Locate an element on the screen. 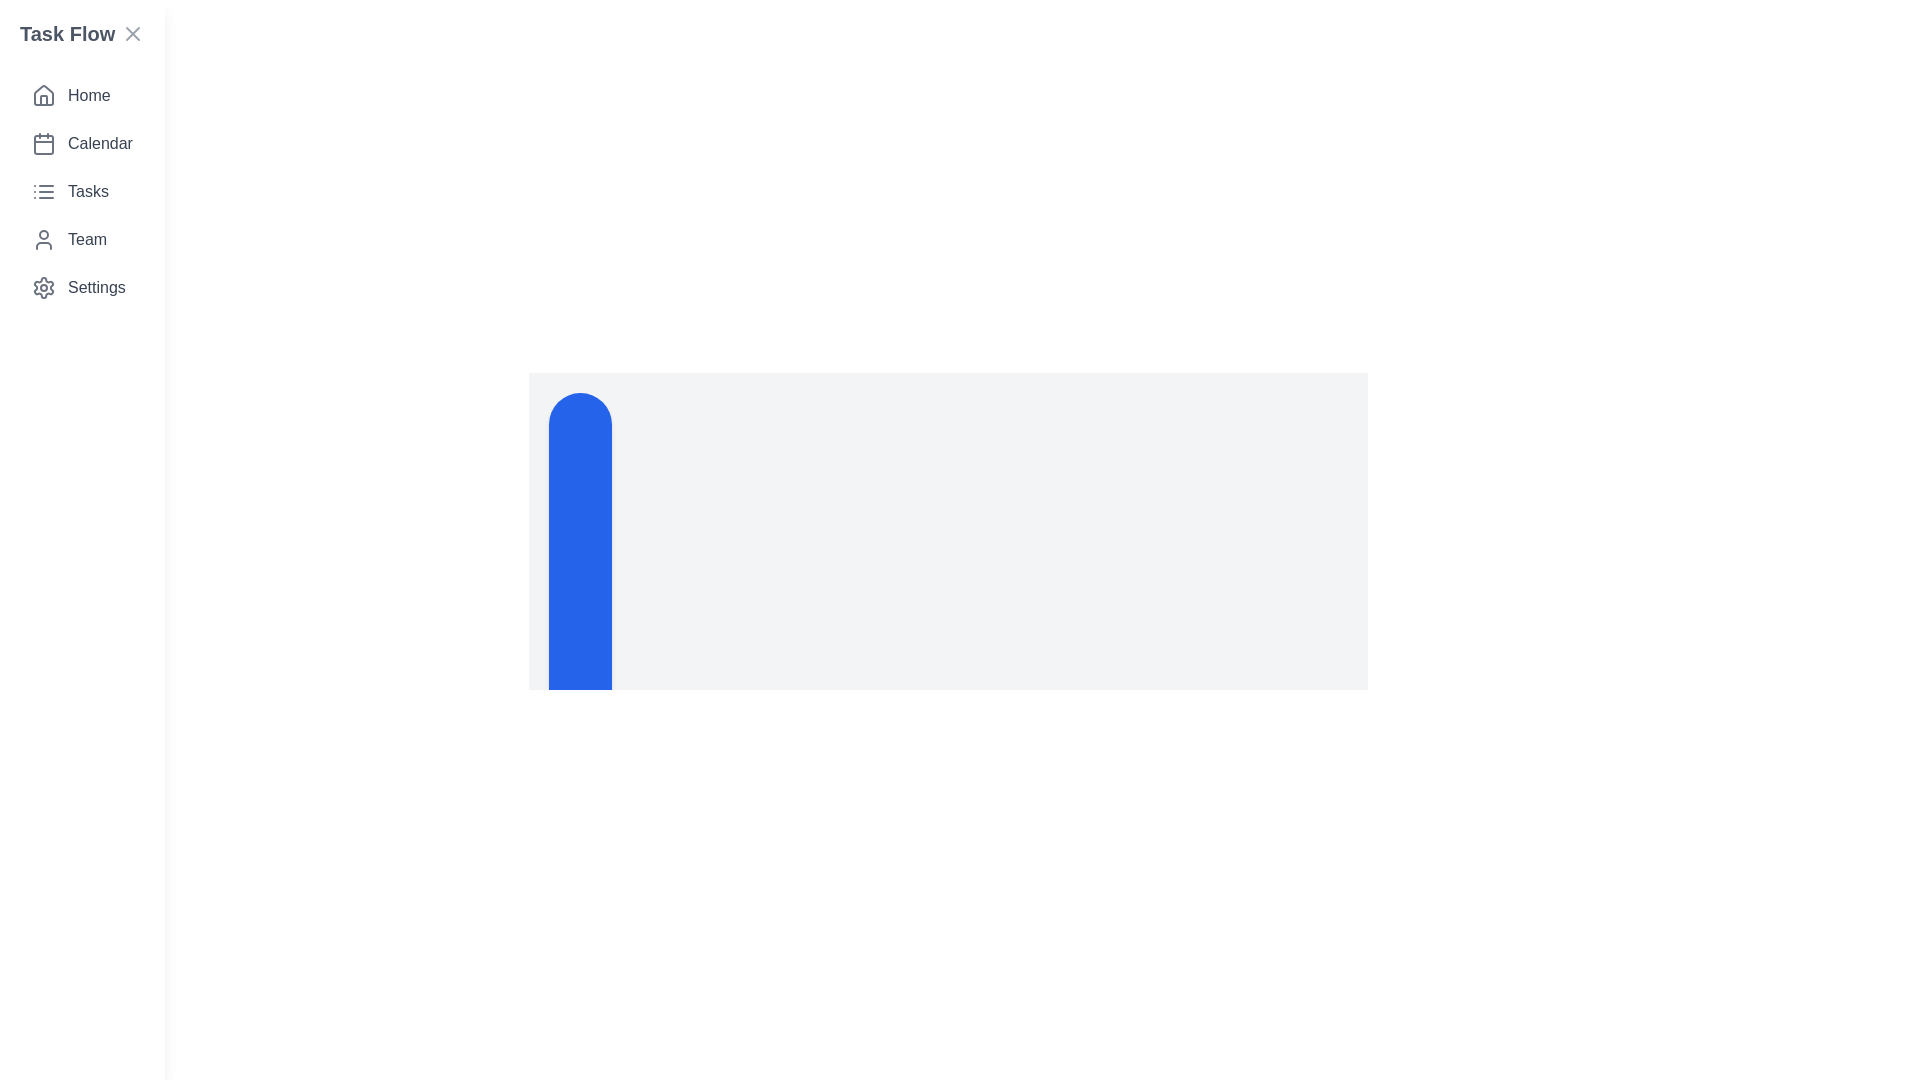 The image size is (1920, 1080). the menu item corresponding to Home to navigate to that section is located at coordinates (80, 96).